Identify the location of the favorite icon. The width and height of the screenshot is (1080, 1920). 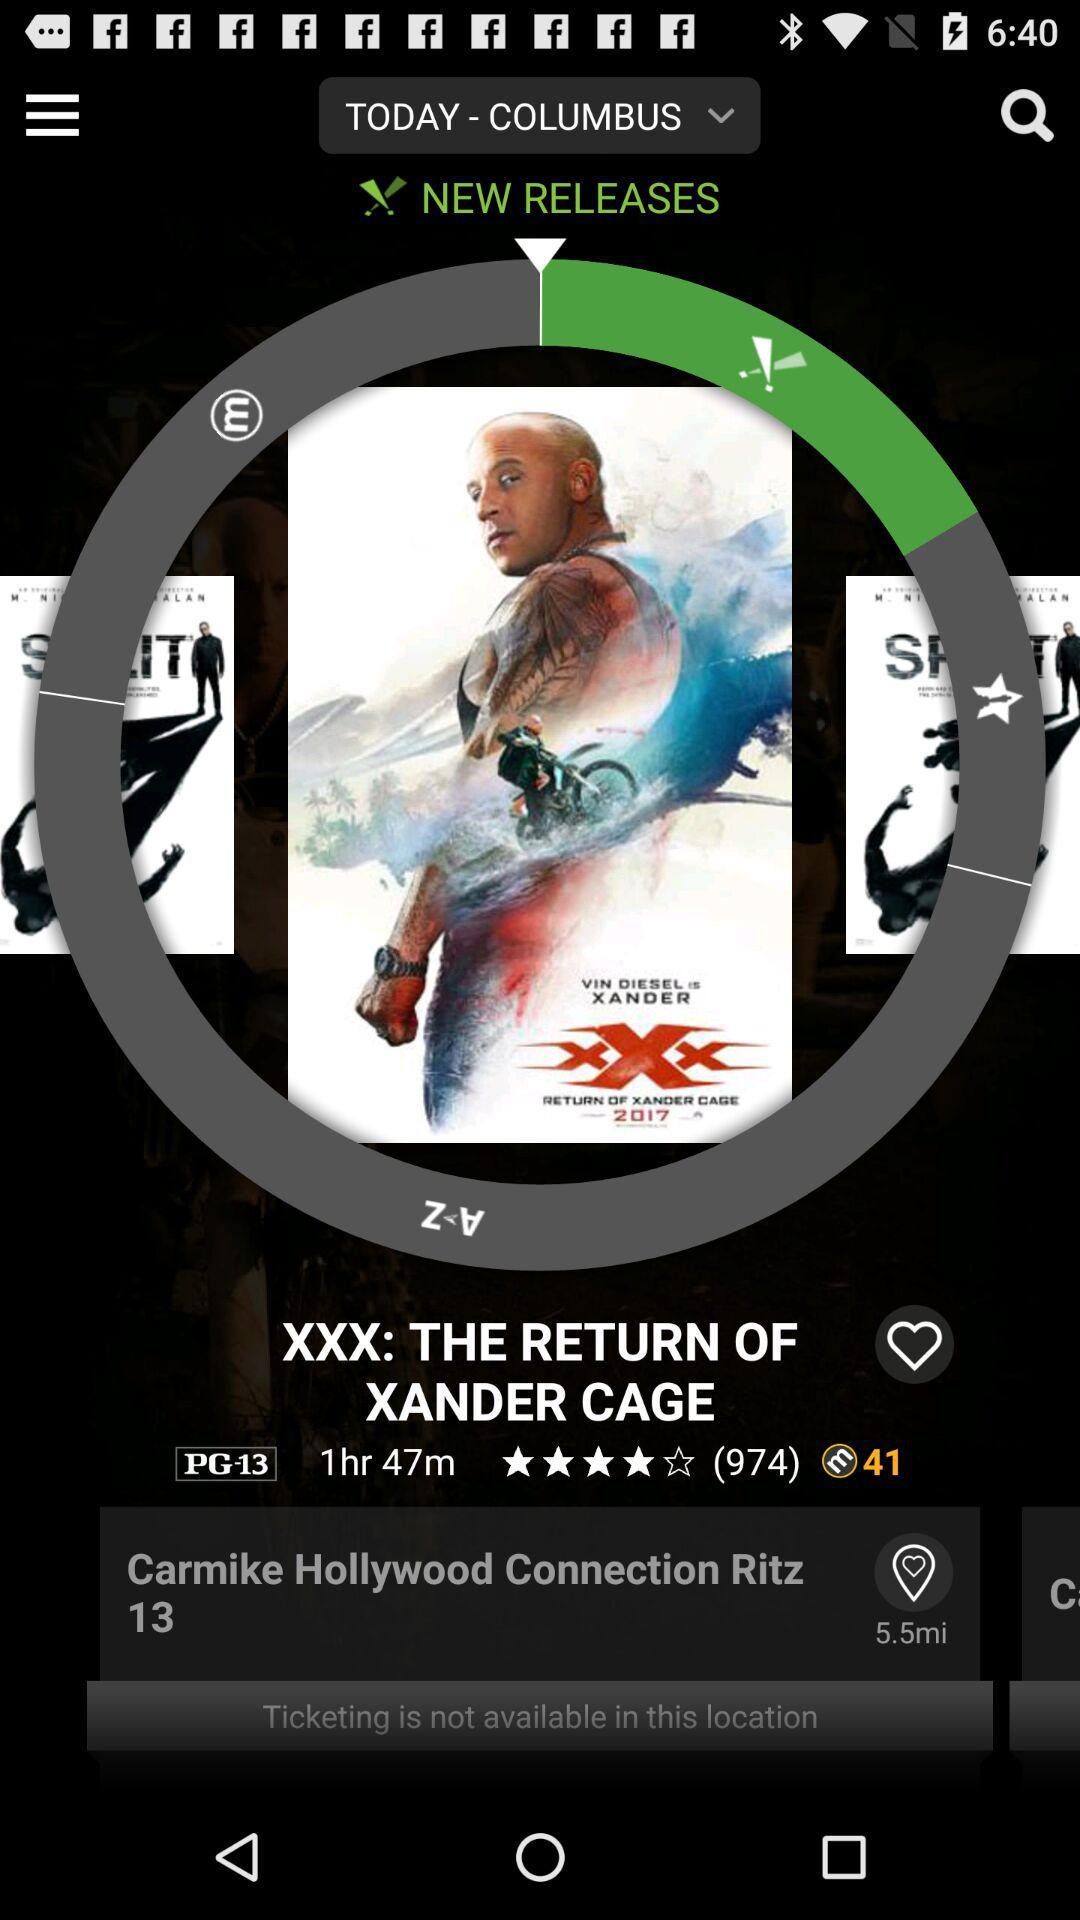
(914, 1437).